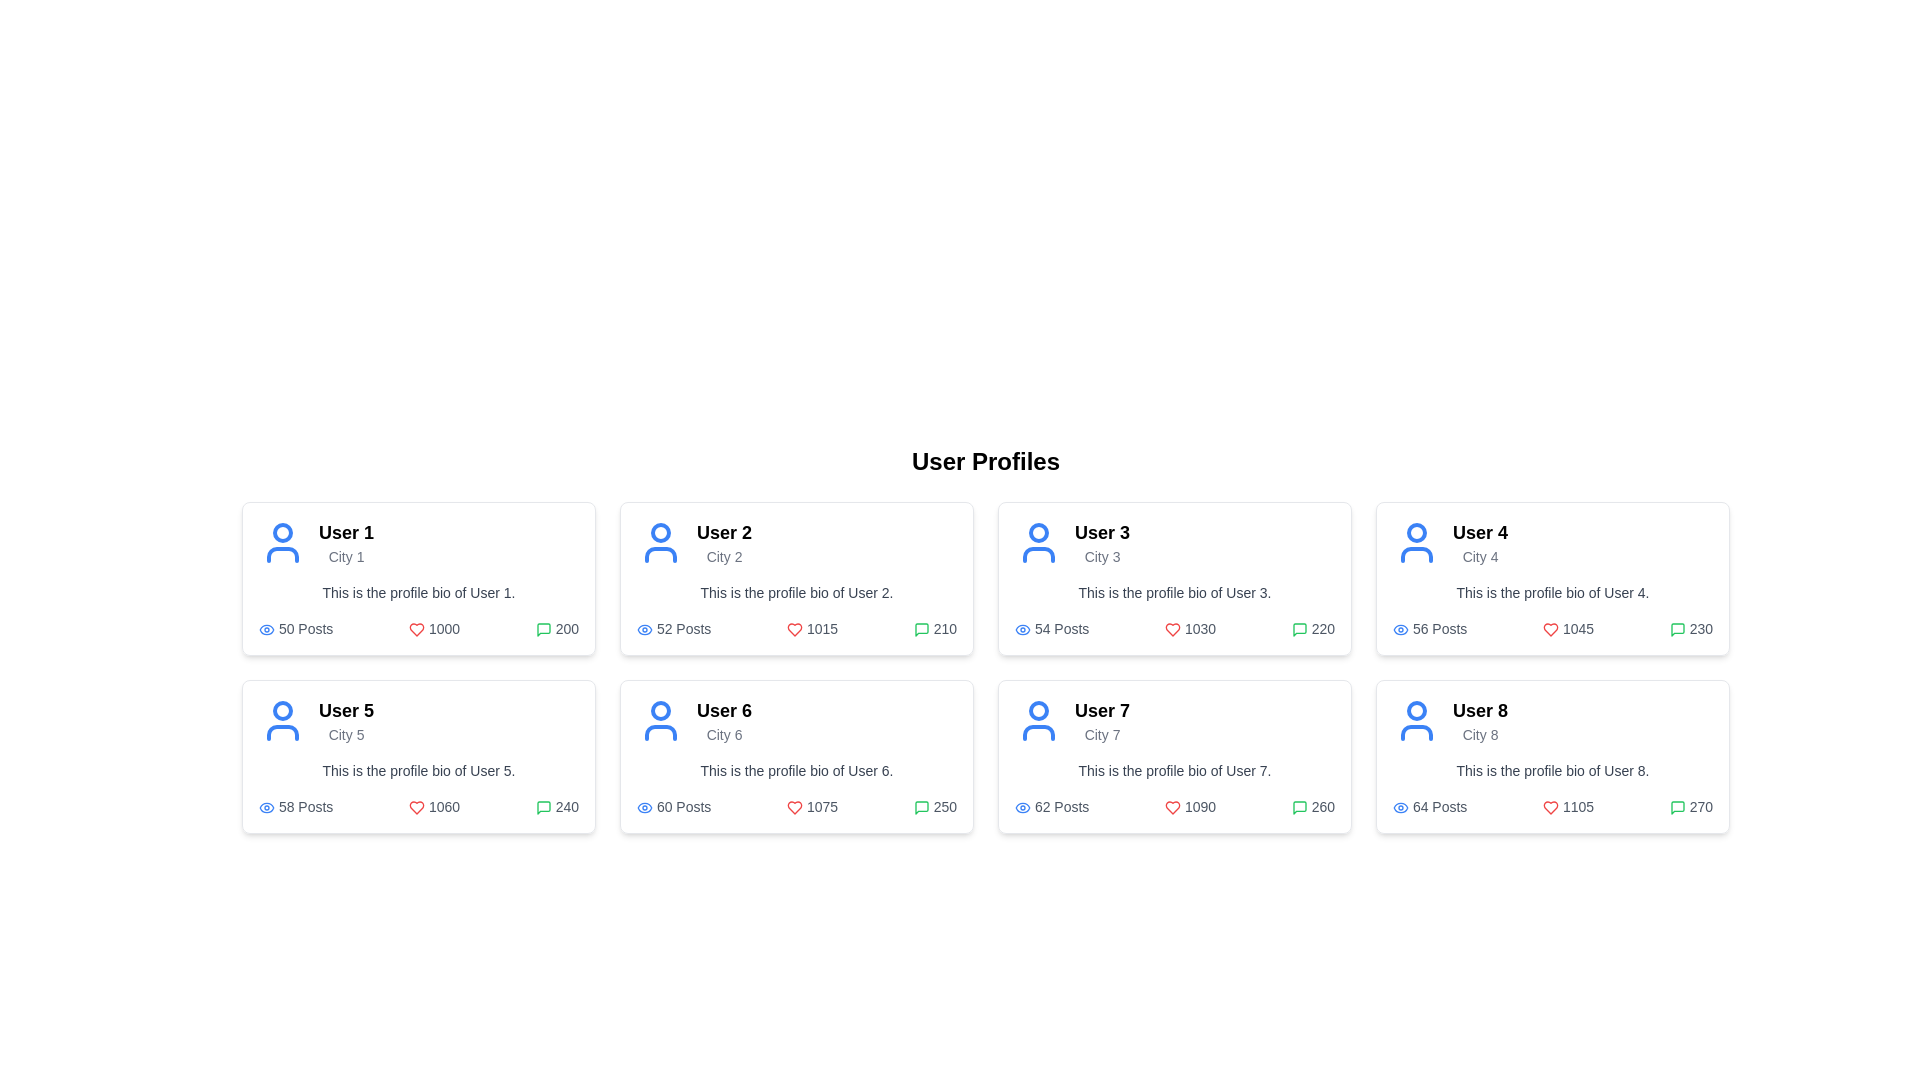  What do you see at coordinates (346, 709) in the screenshot?
I see `the bold title text label reading 'User 5' at the top of the user profile card located in the second row, first column of the grid` at bounding box center [346, 709].